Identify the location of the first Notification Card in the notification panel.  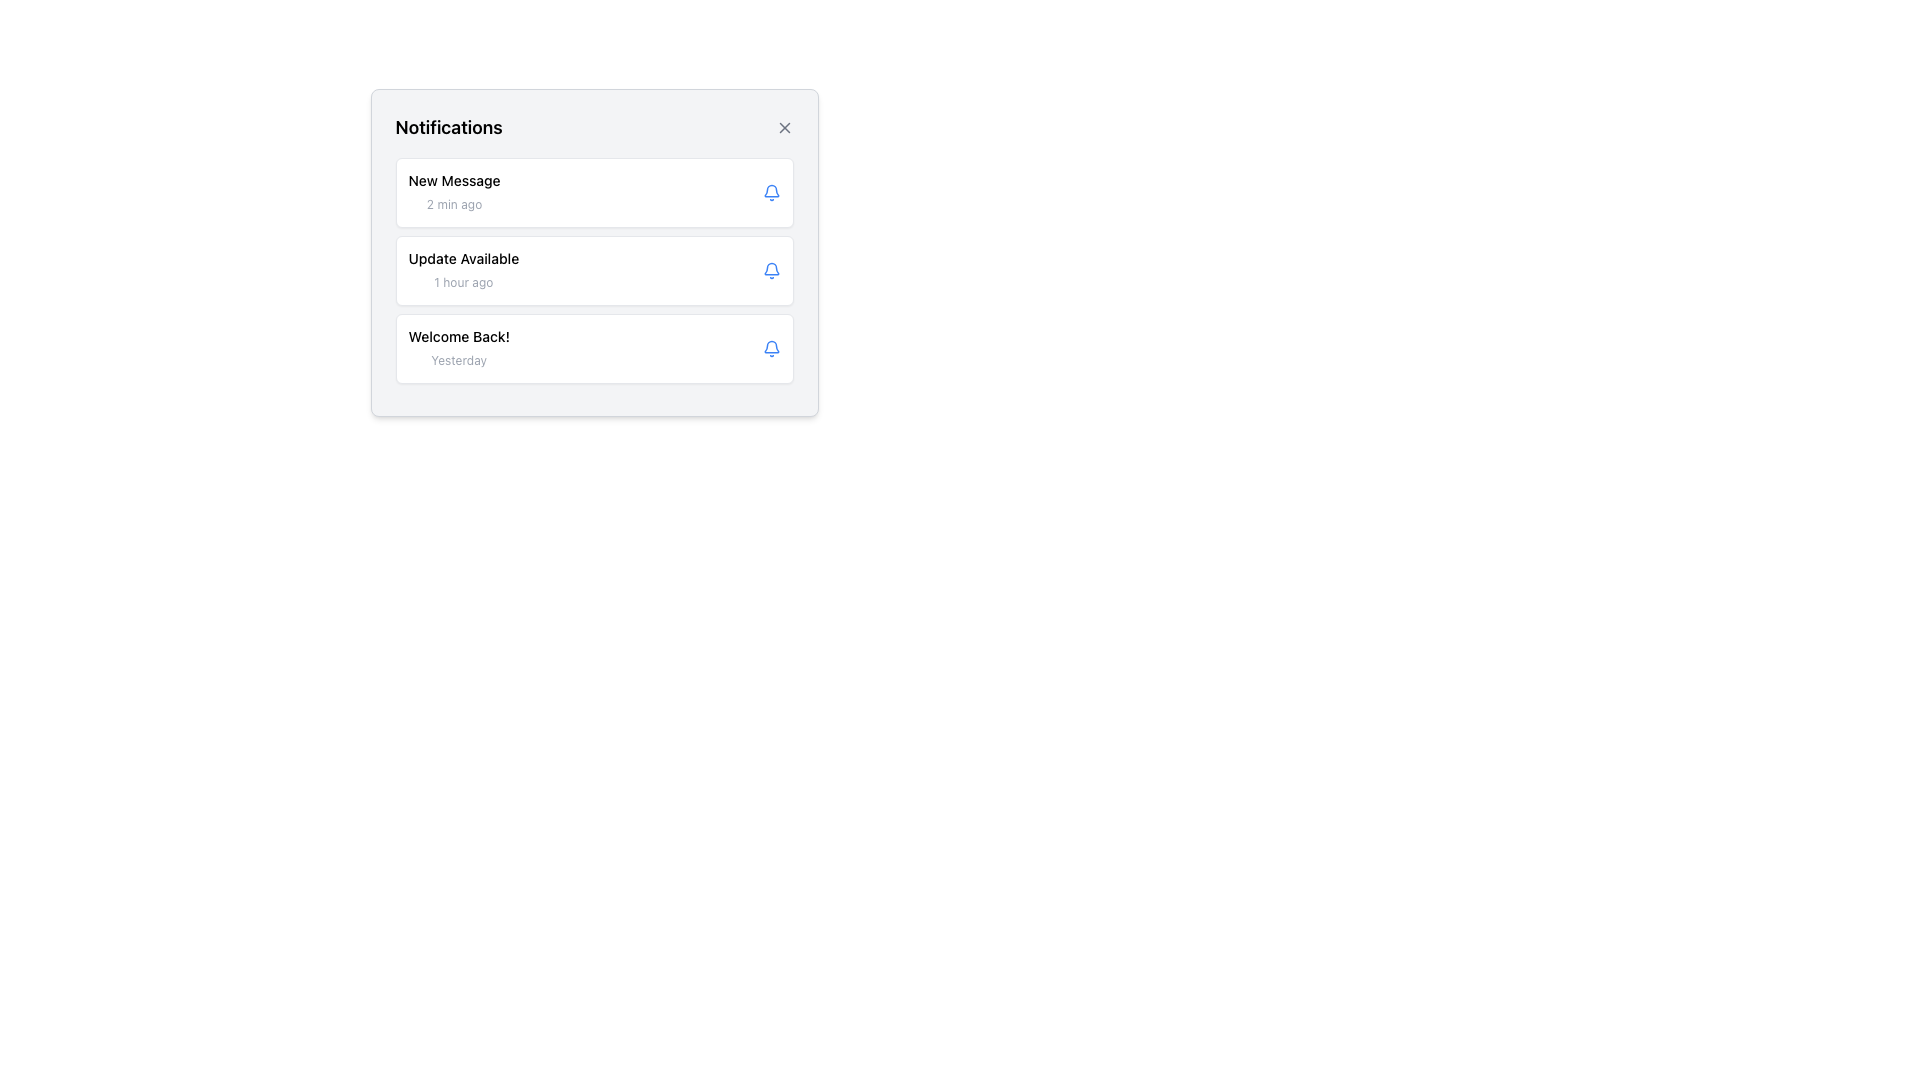
(593, 192).